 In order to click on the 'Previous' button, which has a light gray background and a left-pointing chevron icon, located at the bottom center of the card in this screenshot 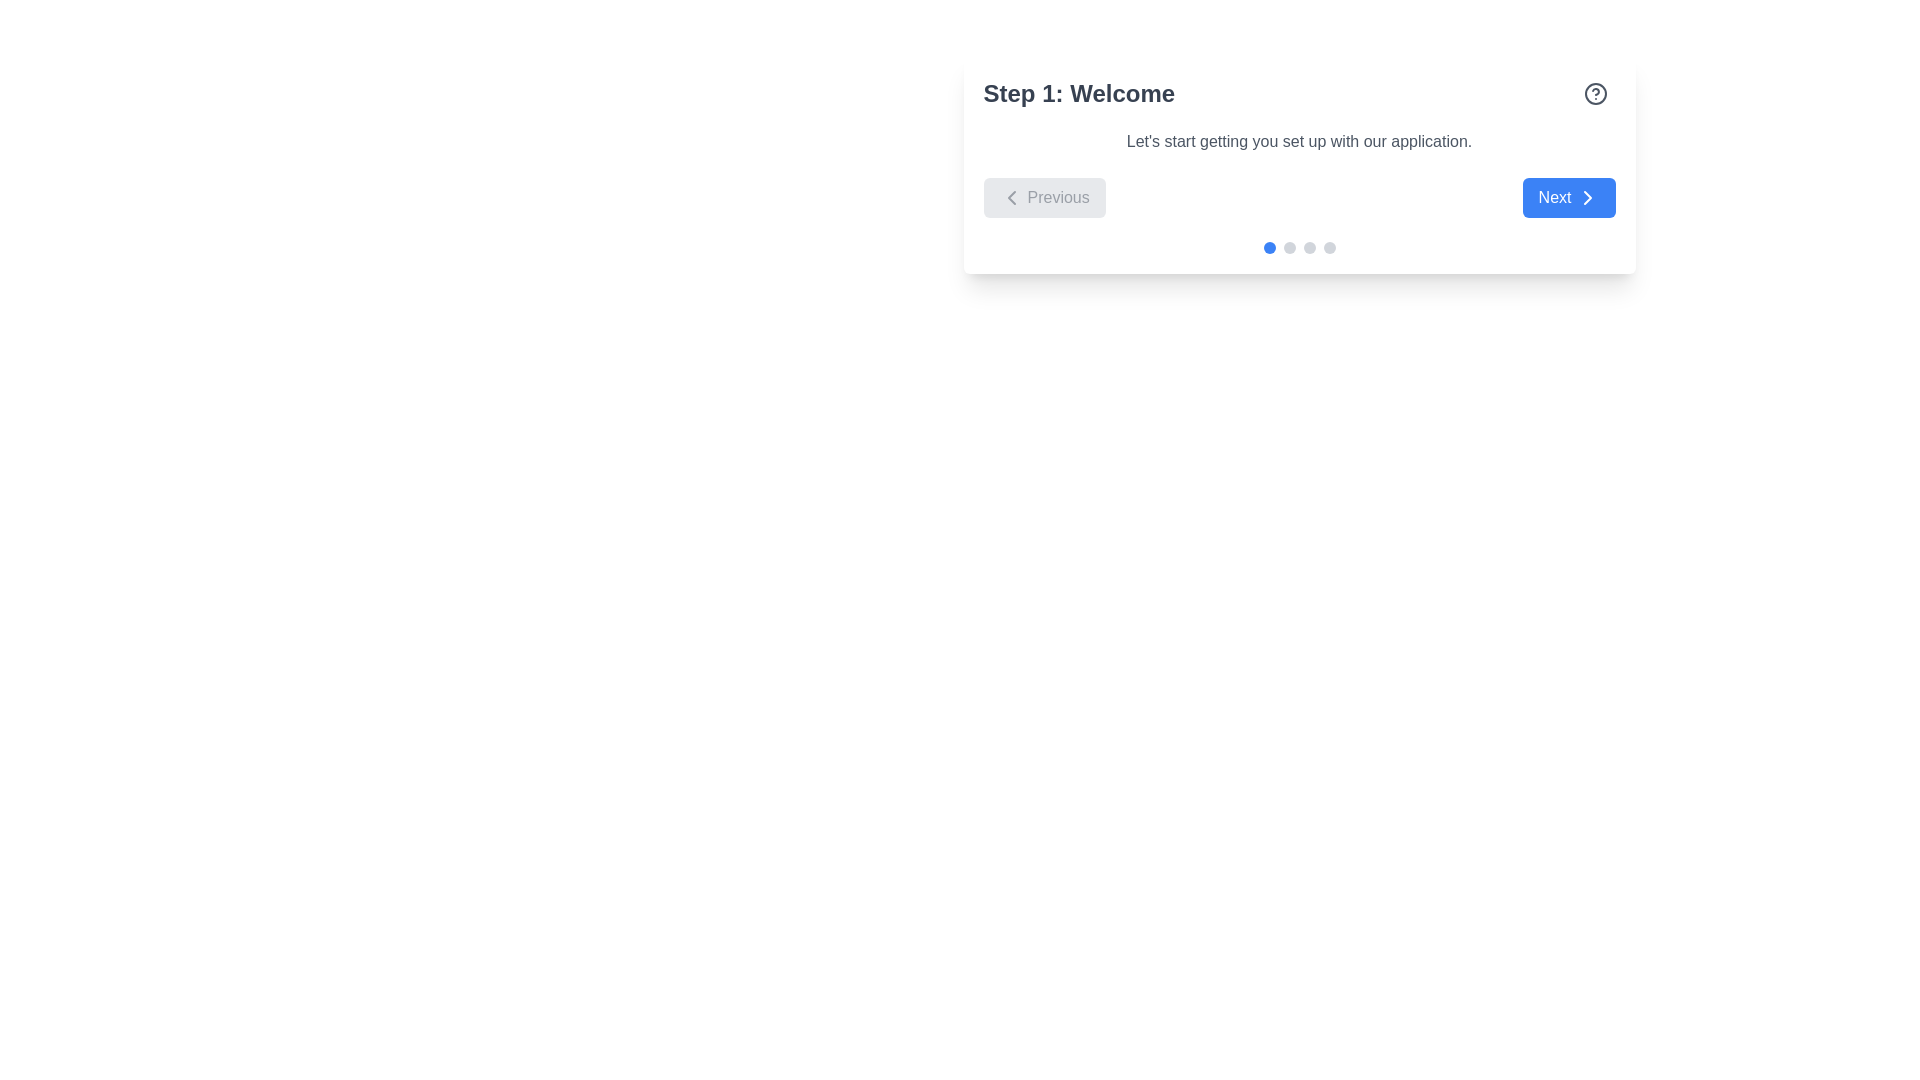, I will do `click(1043, 197)`.